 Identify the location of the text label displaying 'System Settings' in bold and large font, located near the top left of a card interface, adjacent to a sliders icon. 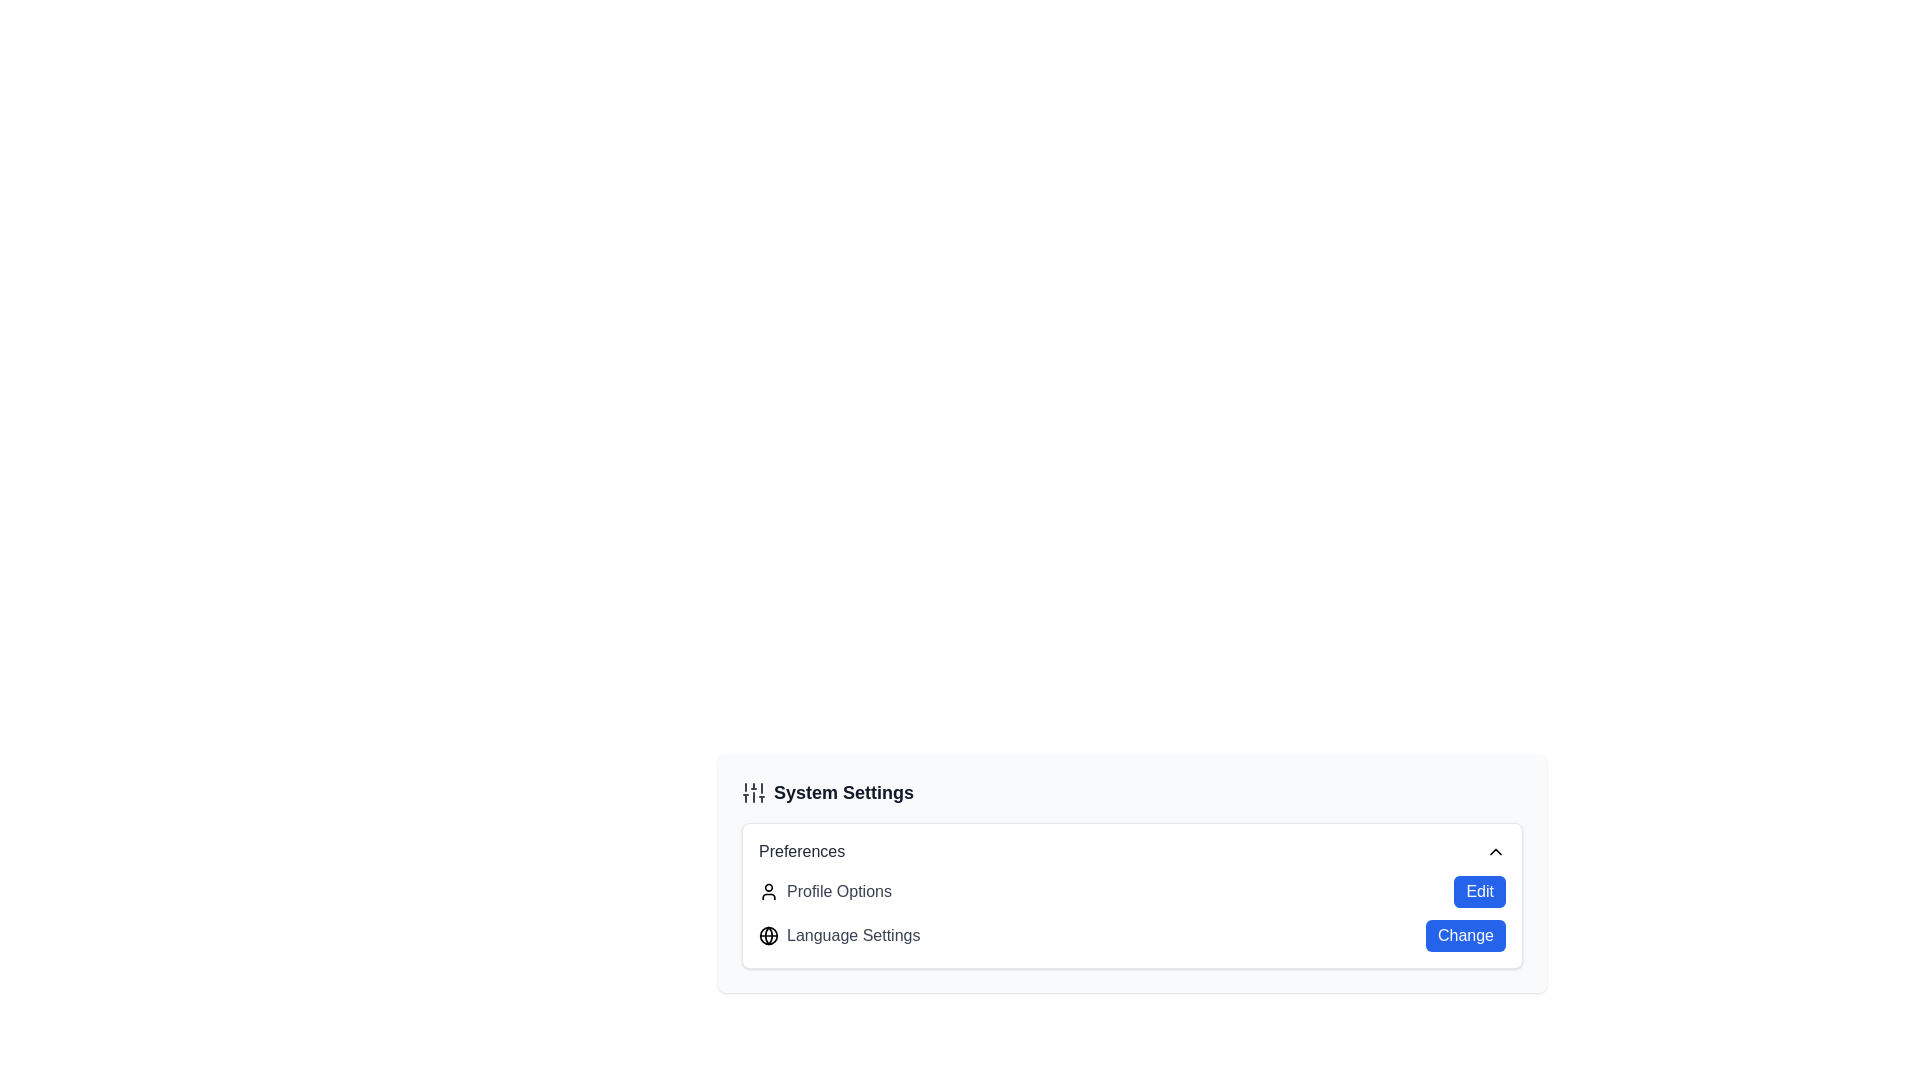
(844, 792).